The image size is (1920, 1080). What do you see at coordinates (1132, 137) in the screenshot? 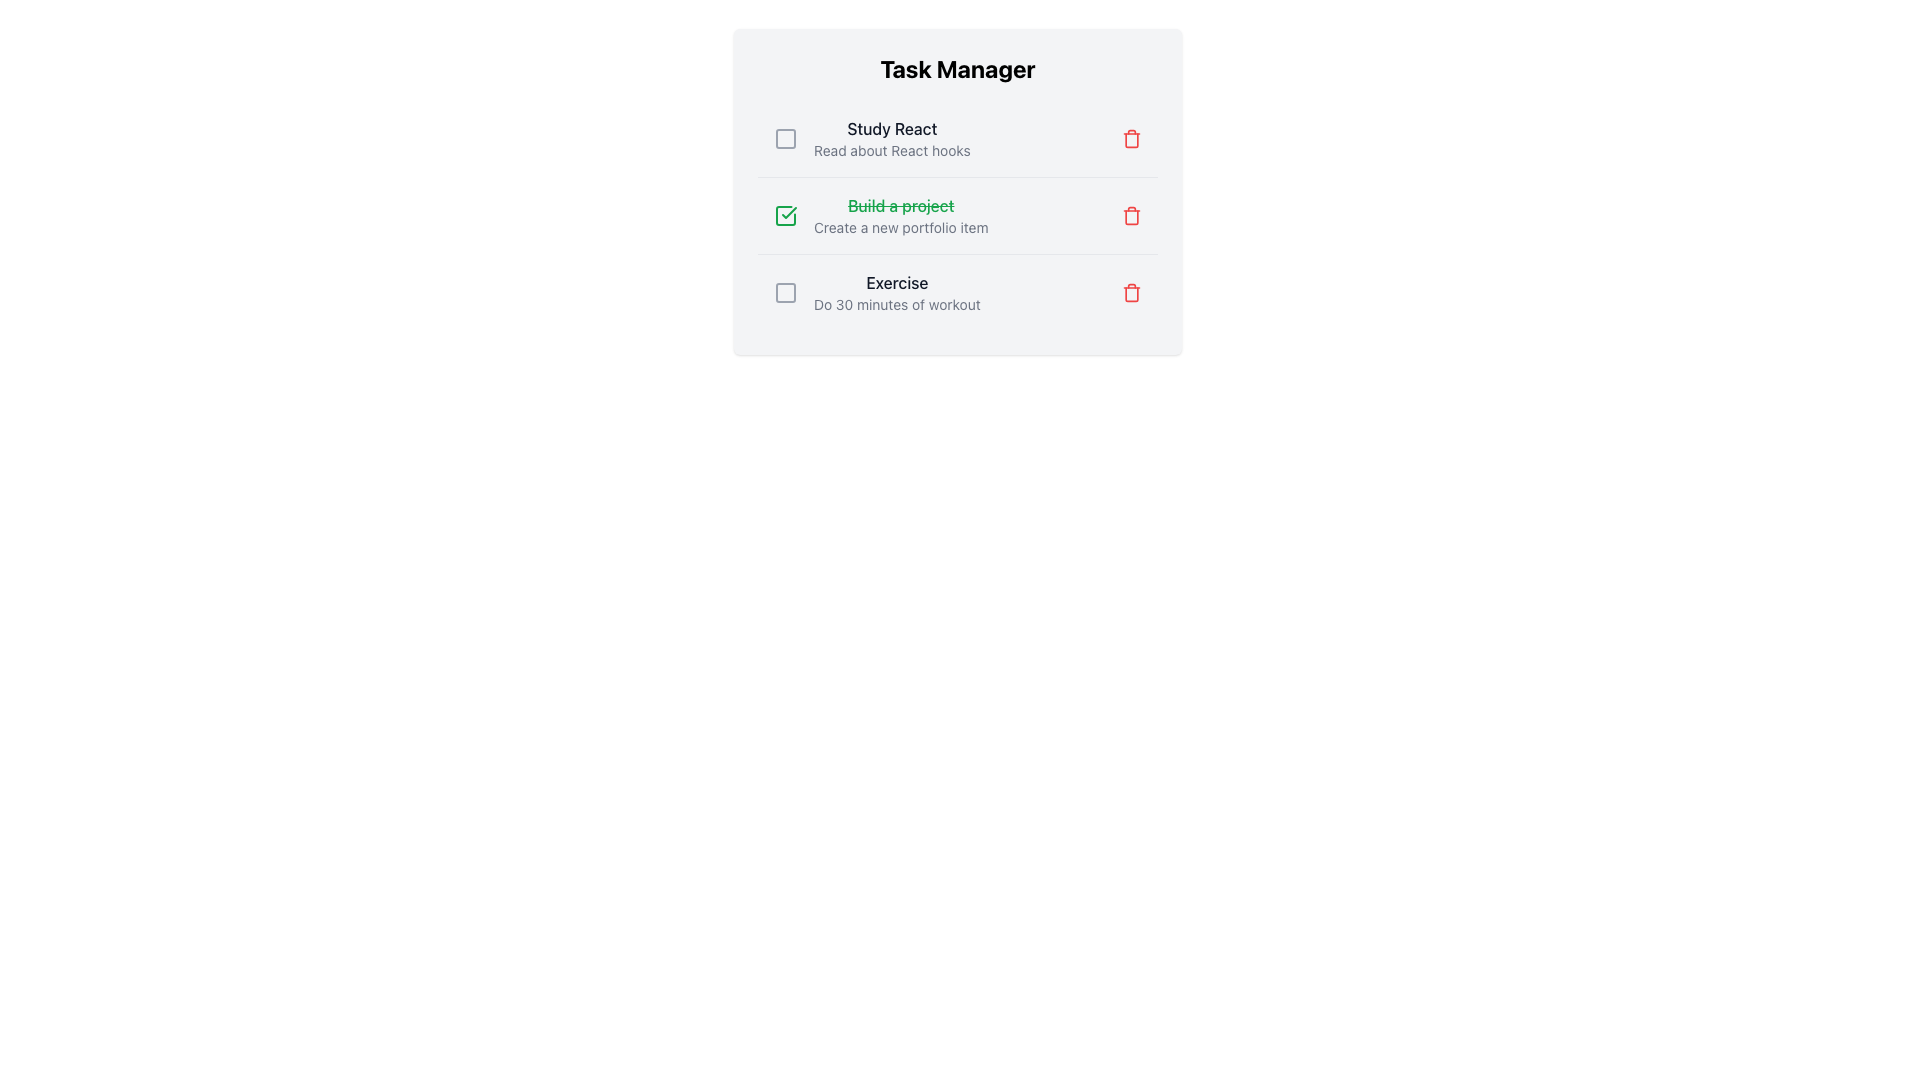
I see `the delete button located on the right-hand side of the task item labeled 'Study React'` at bounding box center [1132, 137].